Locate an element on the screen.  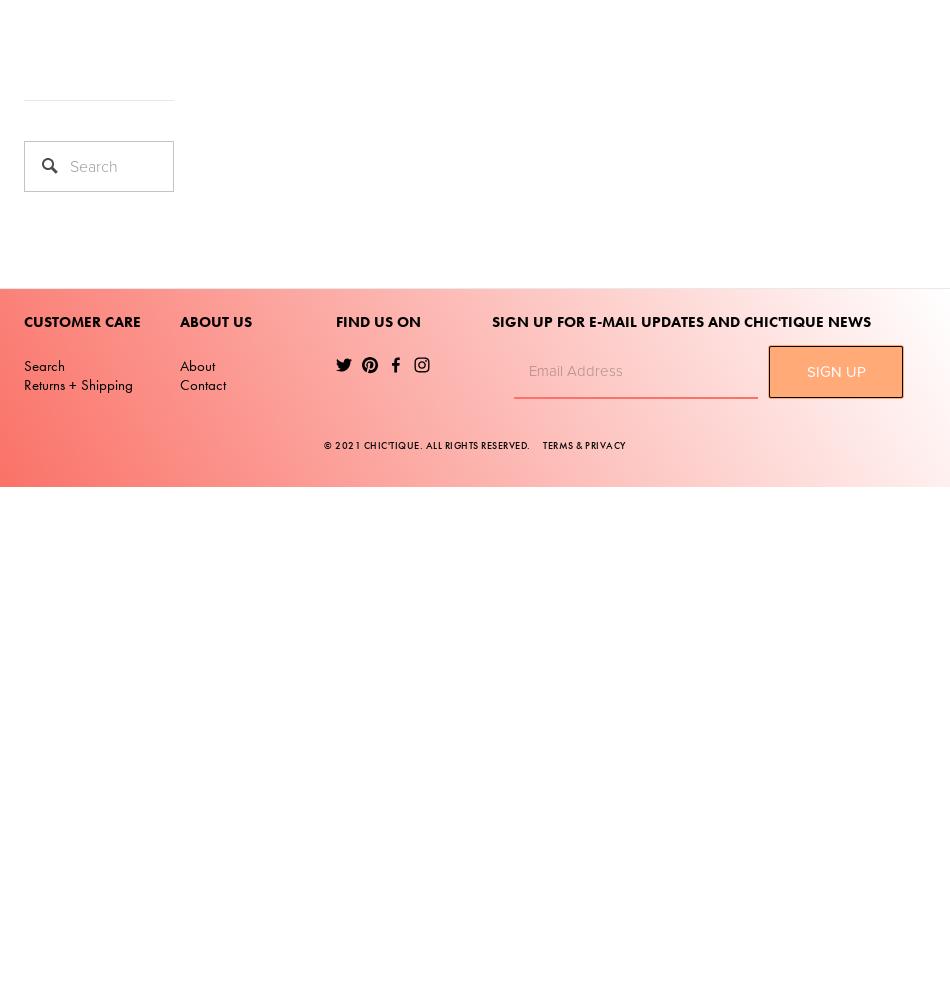
'About' is located at coordinates (197, 364).